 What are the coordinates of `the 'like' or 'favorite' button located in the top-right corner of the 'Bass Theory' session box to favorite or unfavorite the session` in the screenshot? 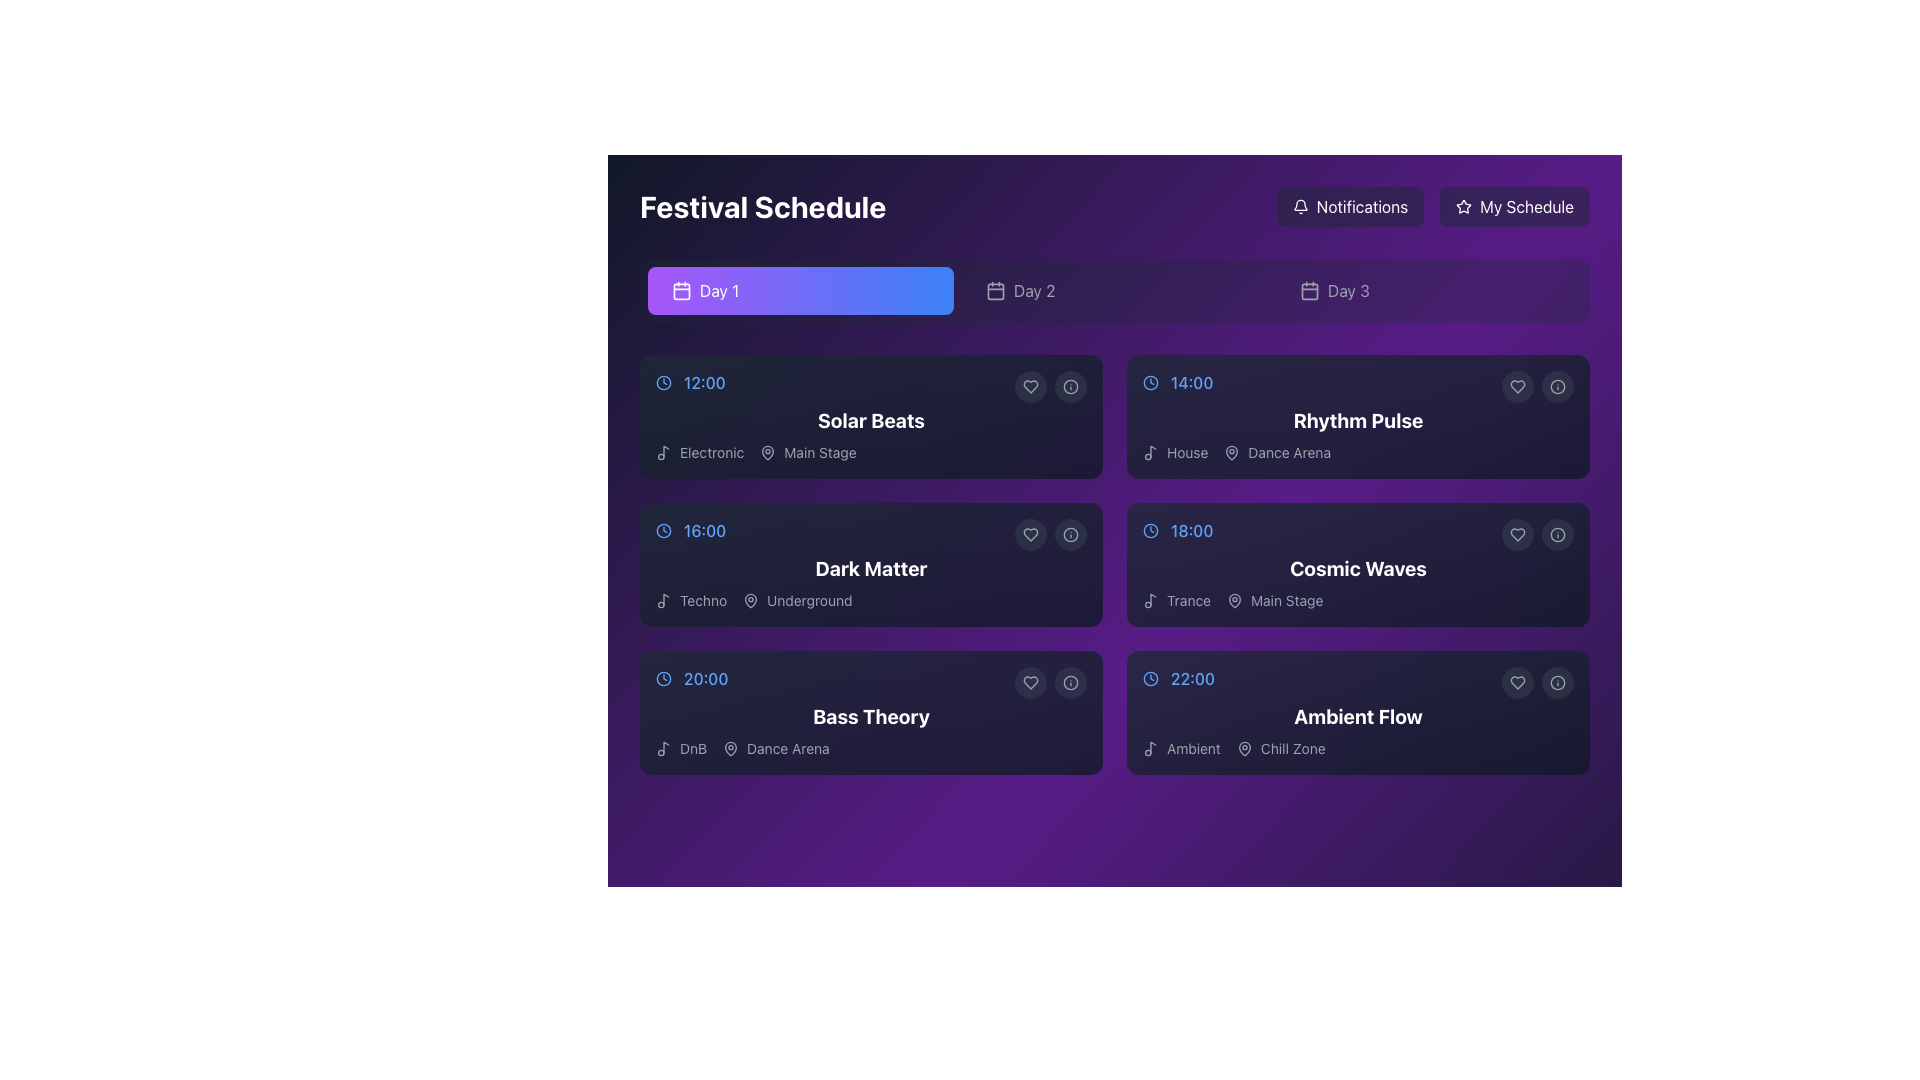 It's located at (1031, 681).